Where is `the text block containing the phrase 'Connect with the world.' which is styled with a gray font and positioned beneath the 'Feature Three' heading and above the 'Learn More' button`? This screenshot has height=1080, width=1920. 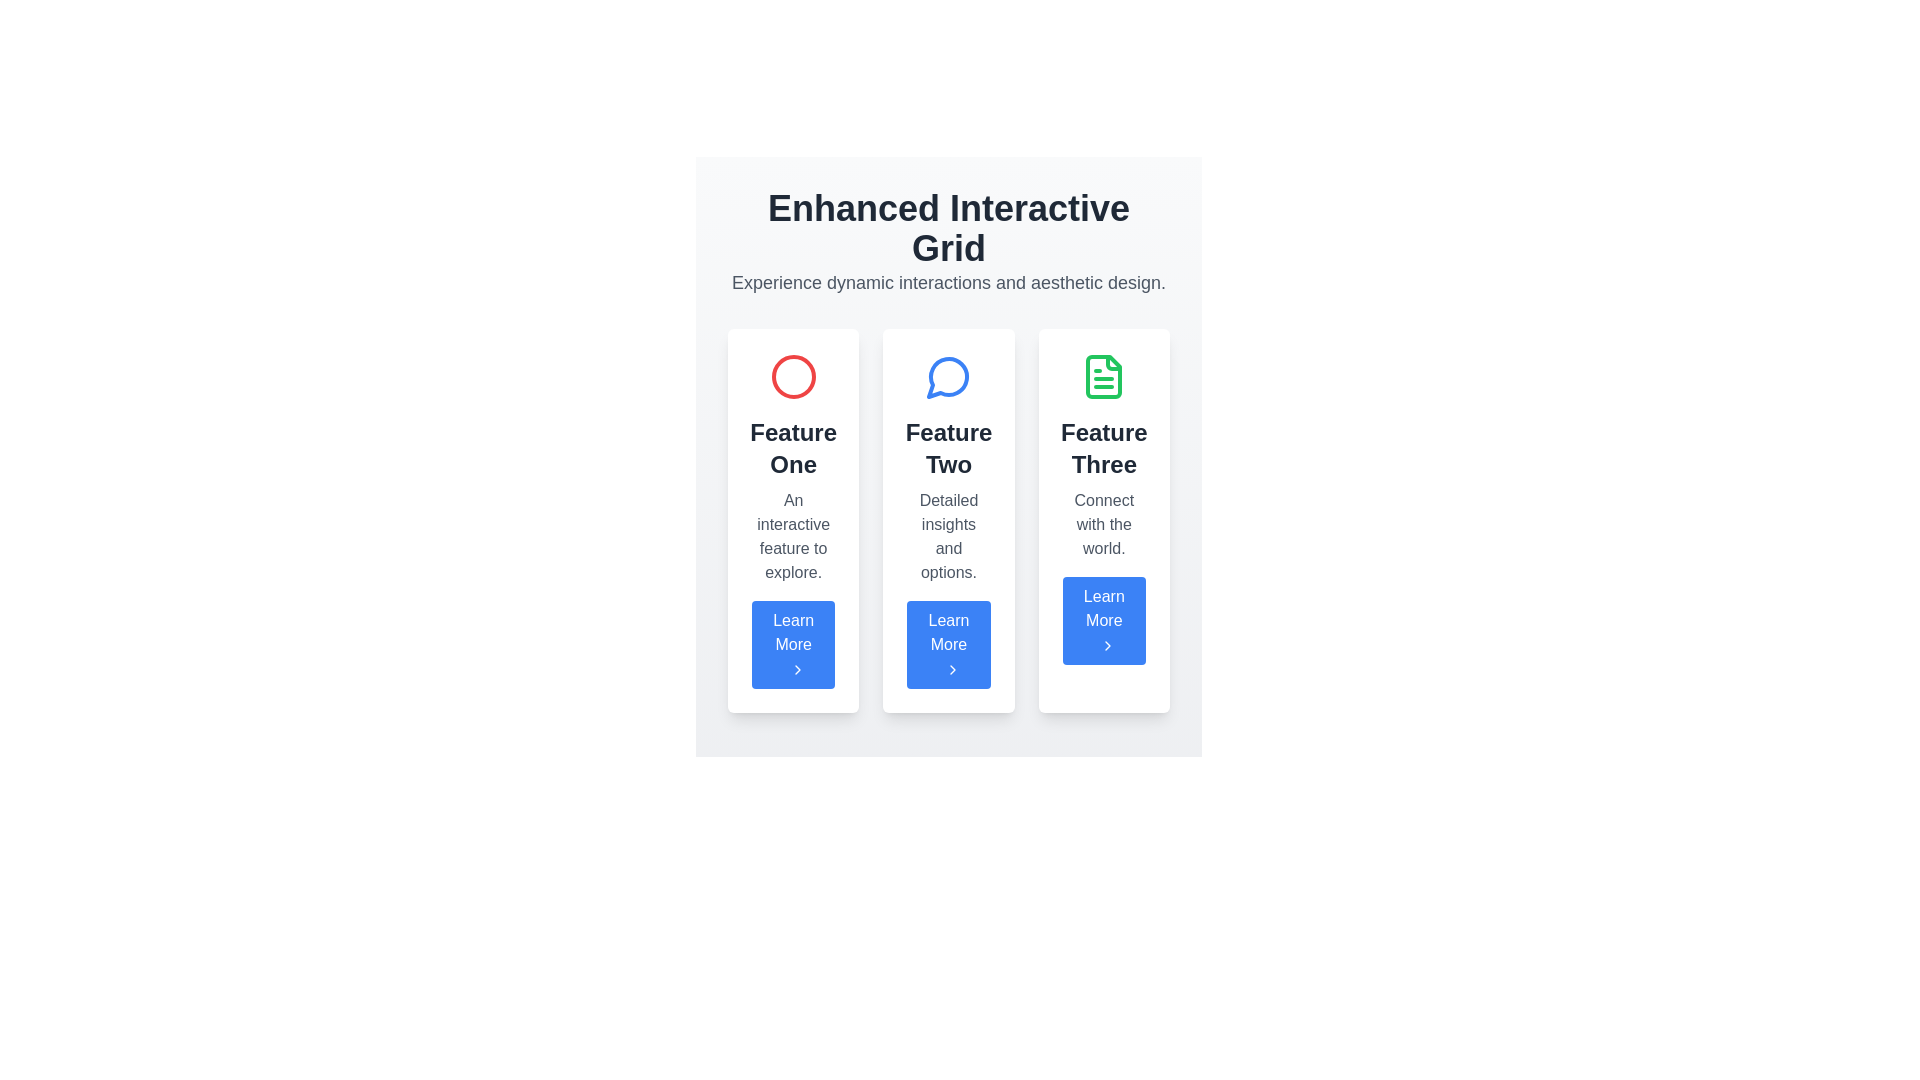 the text block containing the phrase 'Connect with the world.' which is styled with a gray font and positioned beneath the 'Feature Three' heading and above the 'Learn More' button is located at coordinates (1103, 523).